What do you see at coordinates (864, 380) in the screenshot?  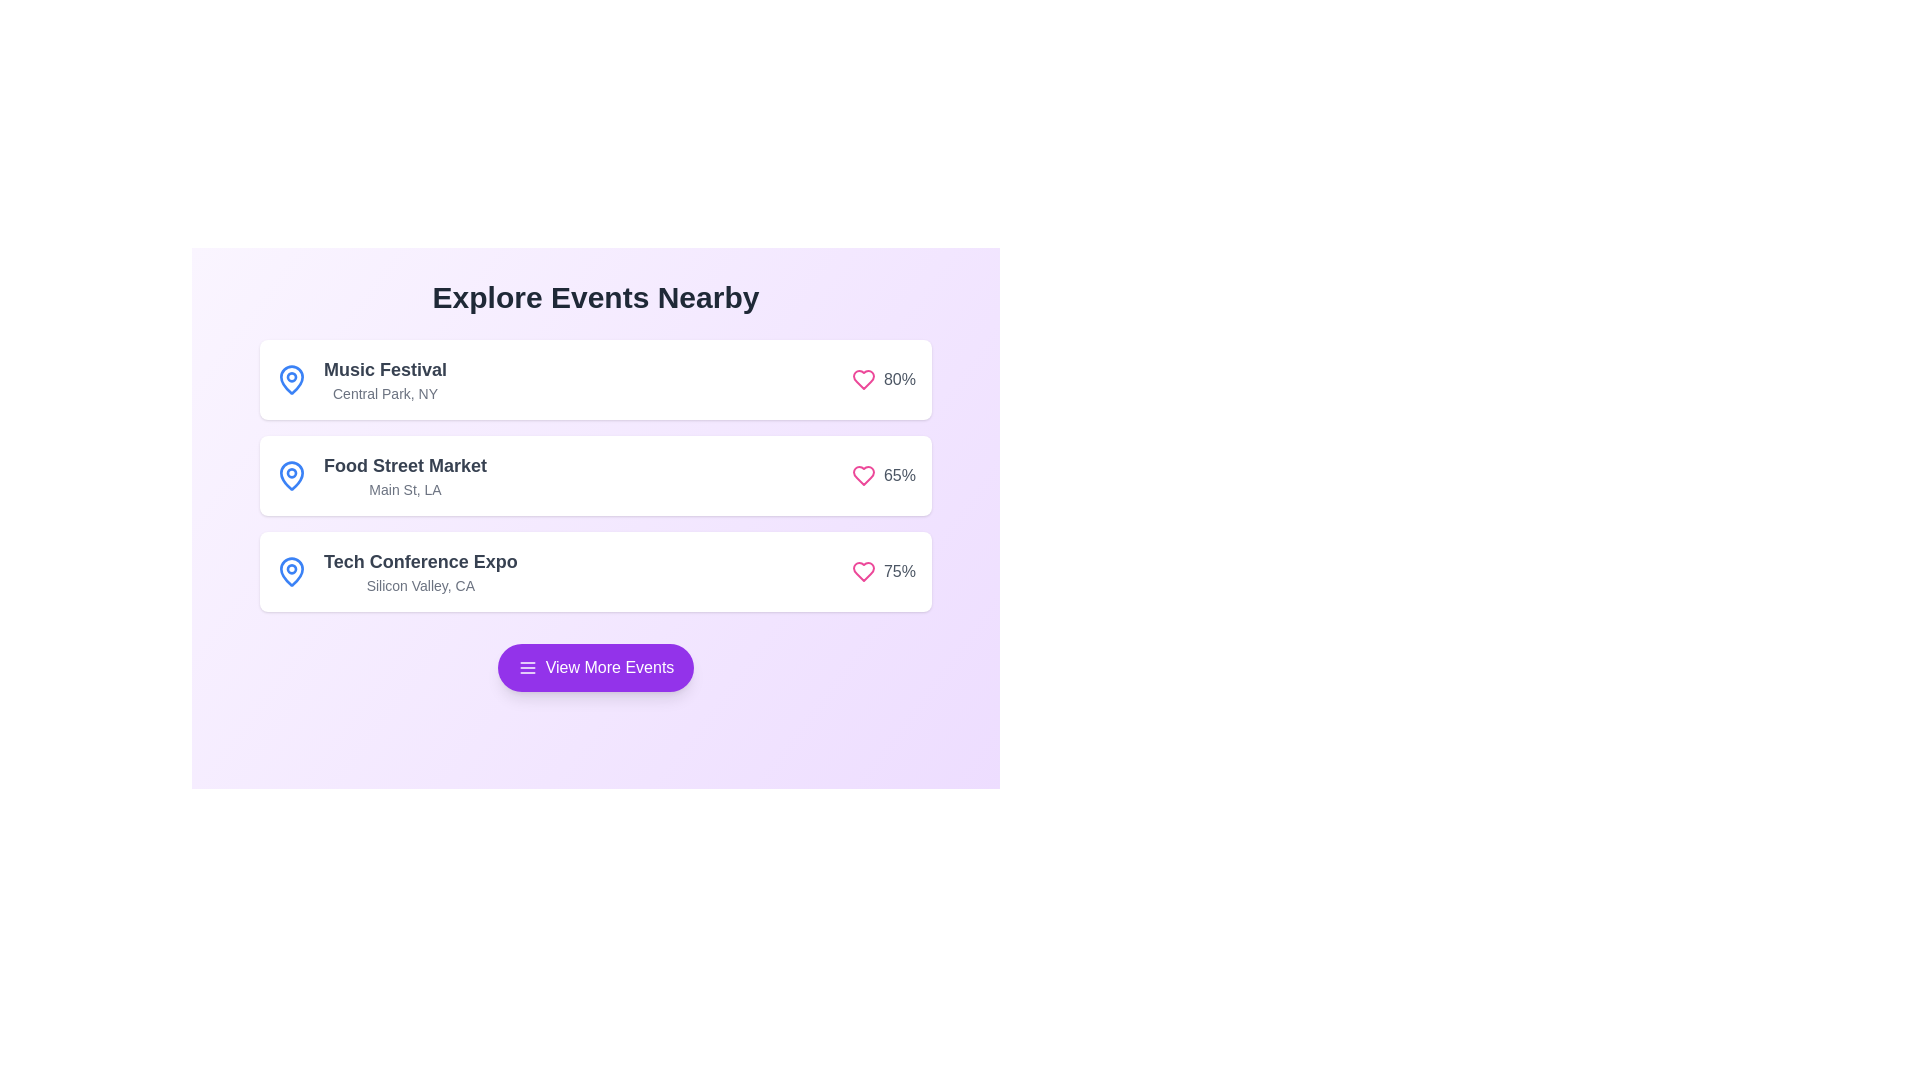 I see `the 'like' icon associated with the 'Music Festival' event, which is positioned to the right of the text 'Music Festival' and its subtitle 'Central Park, NY', and adjacent to the numeric percentage '80%'` at bounding box center [864, 380].